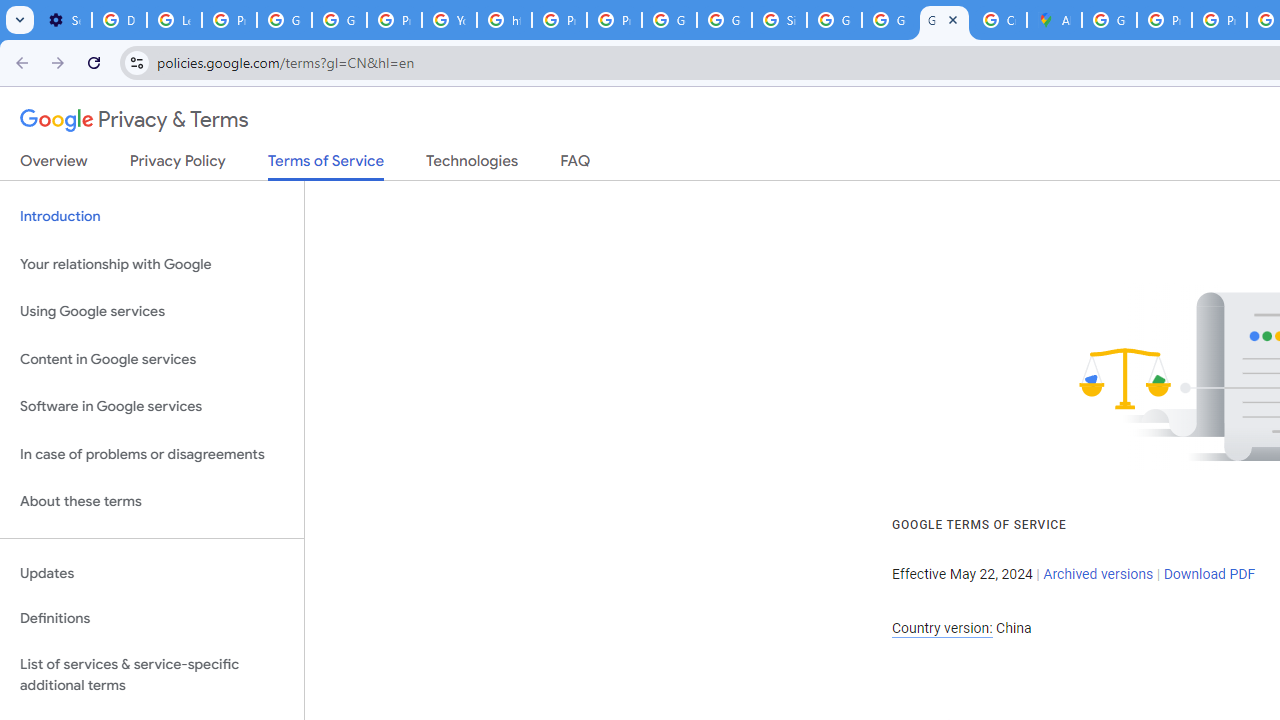 Image resolution: width=1280 pixels, height=720 pixels. Describe the element at coordinates (54, 164) in the screenshot. I see `'Overview'` at that location.